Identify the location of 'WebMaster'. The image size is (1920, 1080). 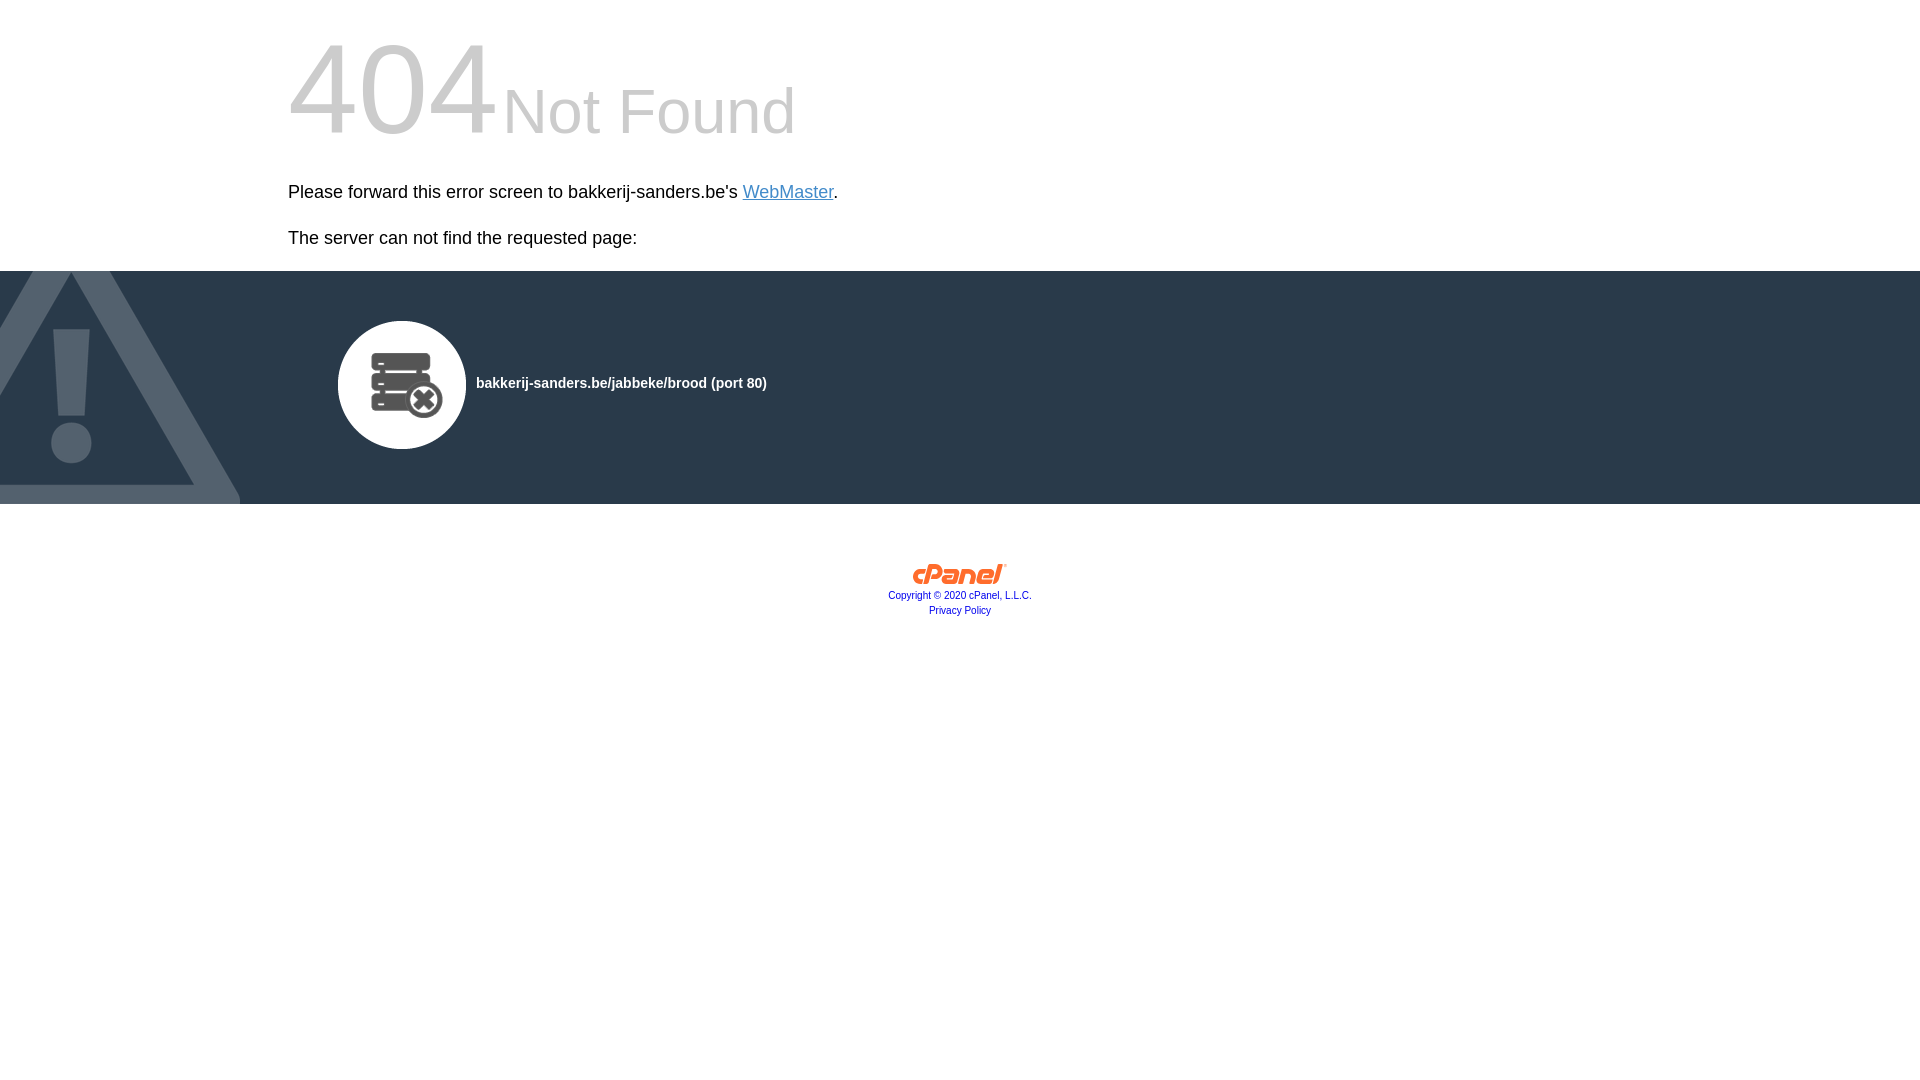
(787, 192).